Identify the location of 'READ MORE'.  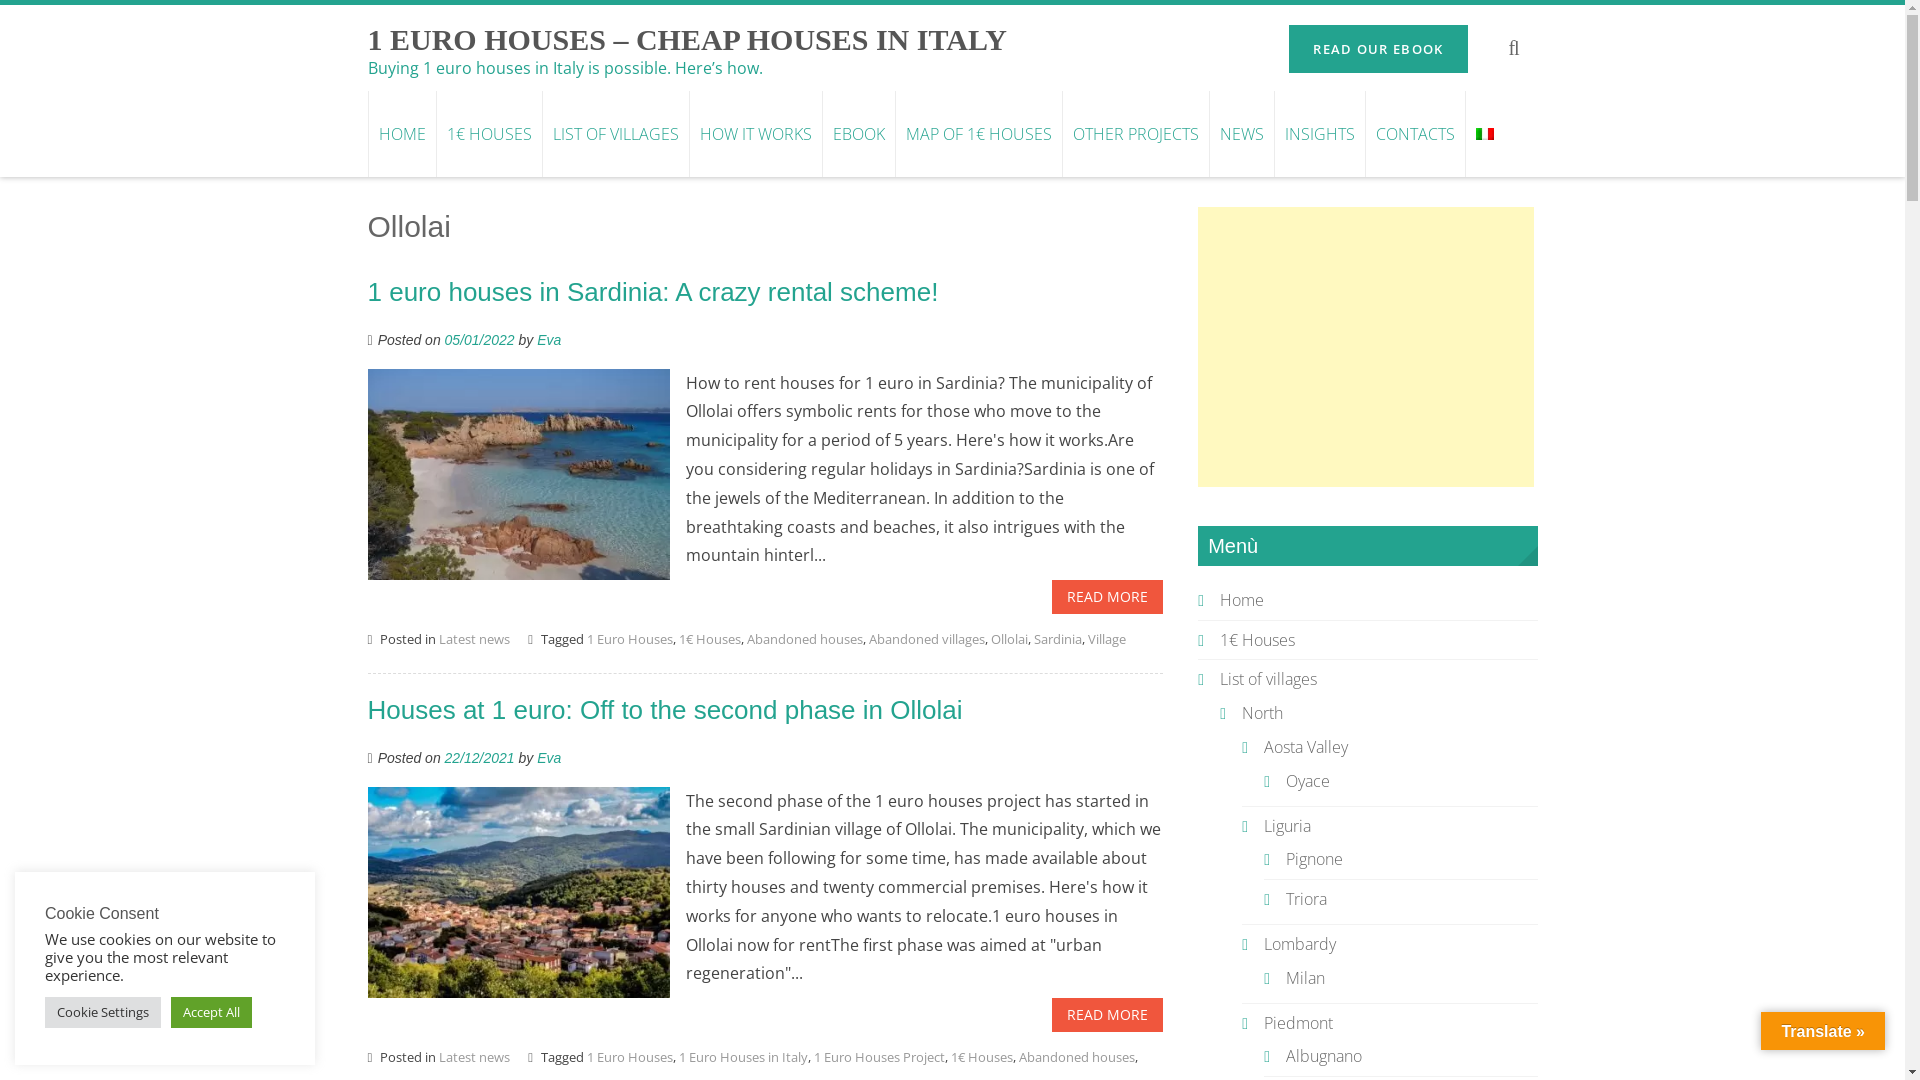
(1050, 1014).